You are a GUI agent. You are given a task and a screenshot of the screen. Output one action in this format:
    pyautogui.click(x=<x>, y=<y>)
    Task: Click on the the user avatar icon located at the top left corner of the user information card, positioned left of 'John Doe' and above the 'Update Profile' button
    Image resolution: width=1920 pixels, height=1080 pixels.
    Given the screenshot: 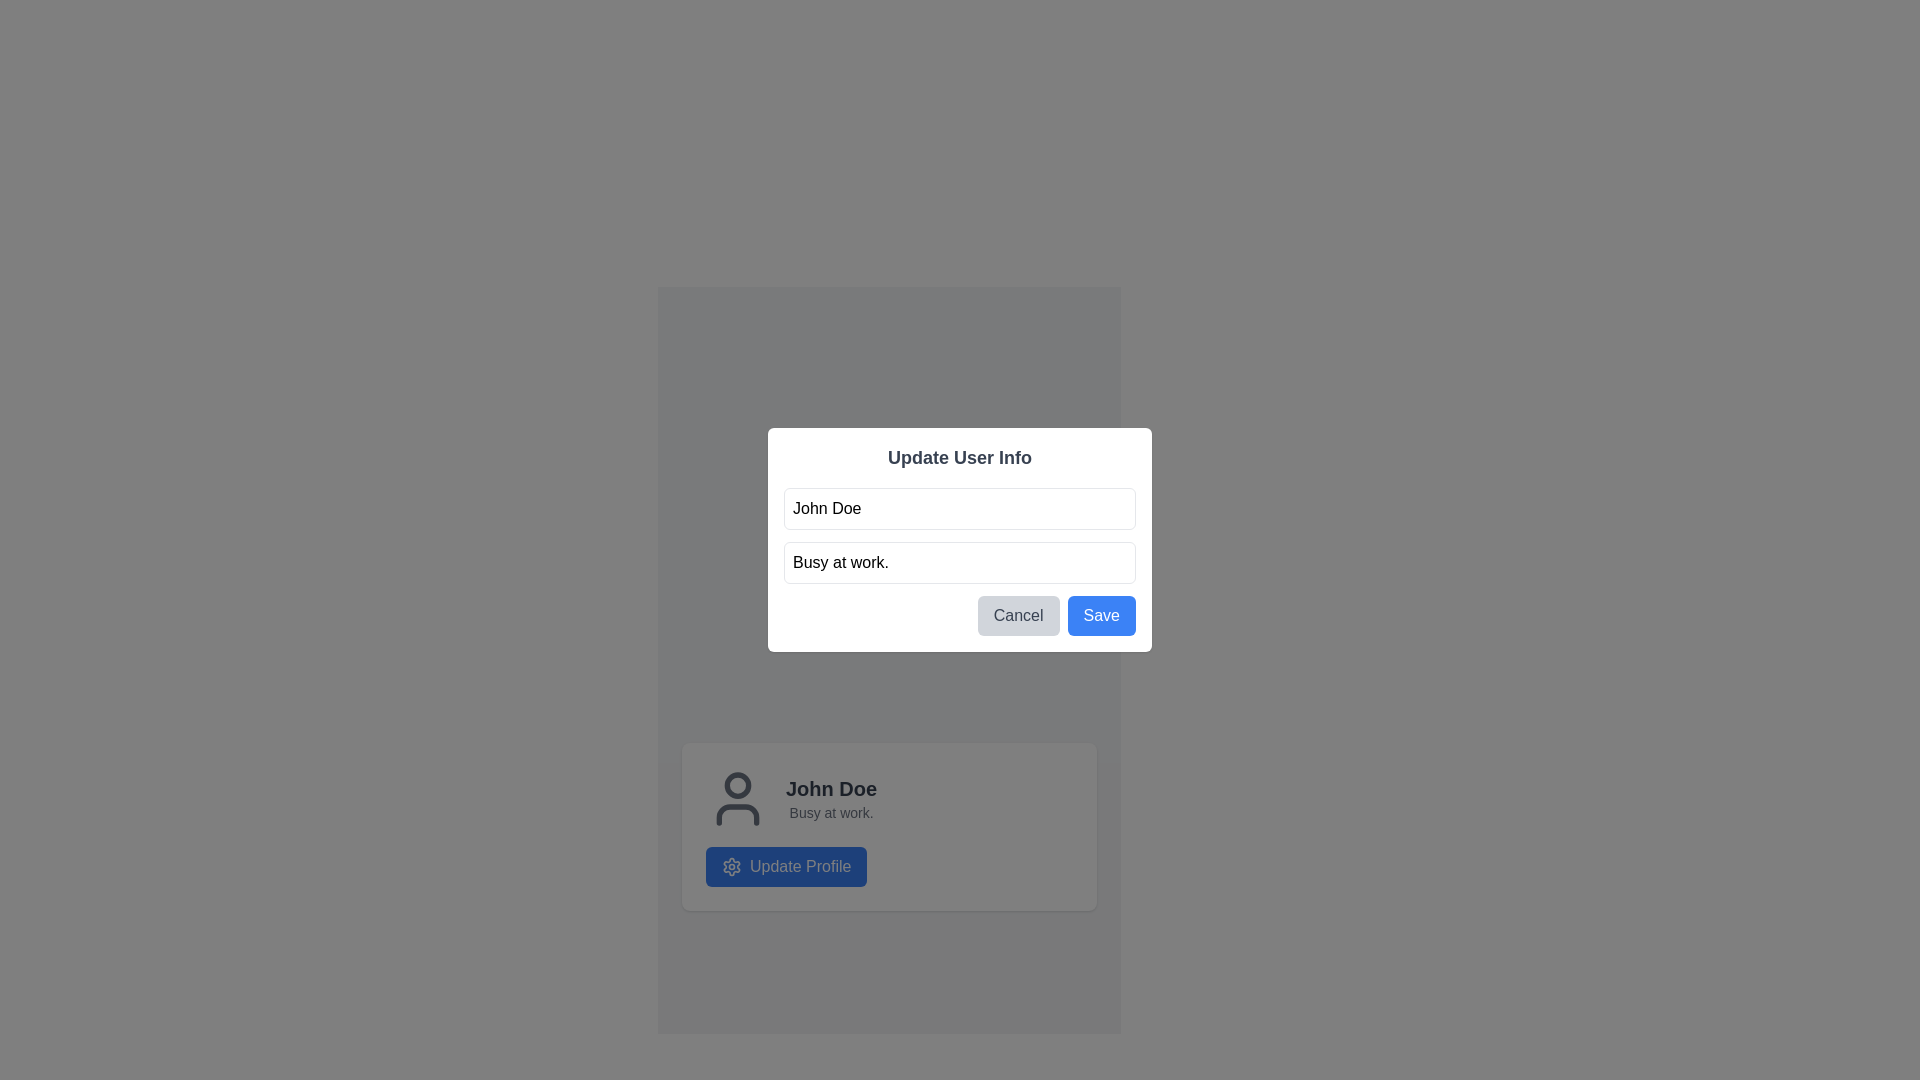 What is the action you would take?
    pyautogui.click(x=737, y=797)
    